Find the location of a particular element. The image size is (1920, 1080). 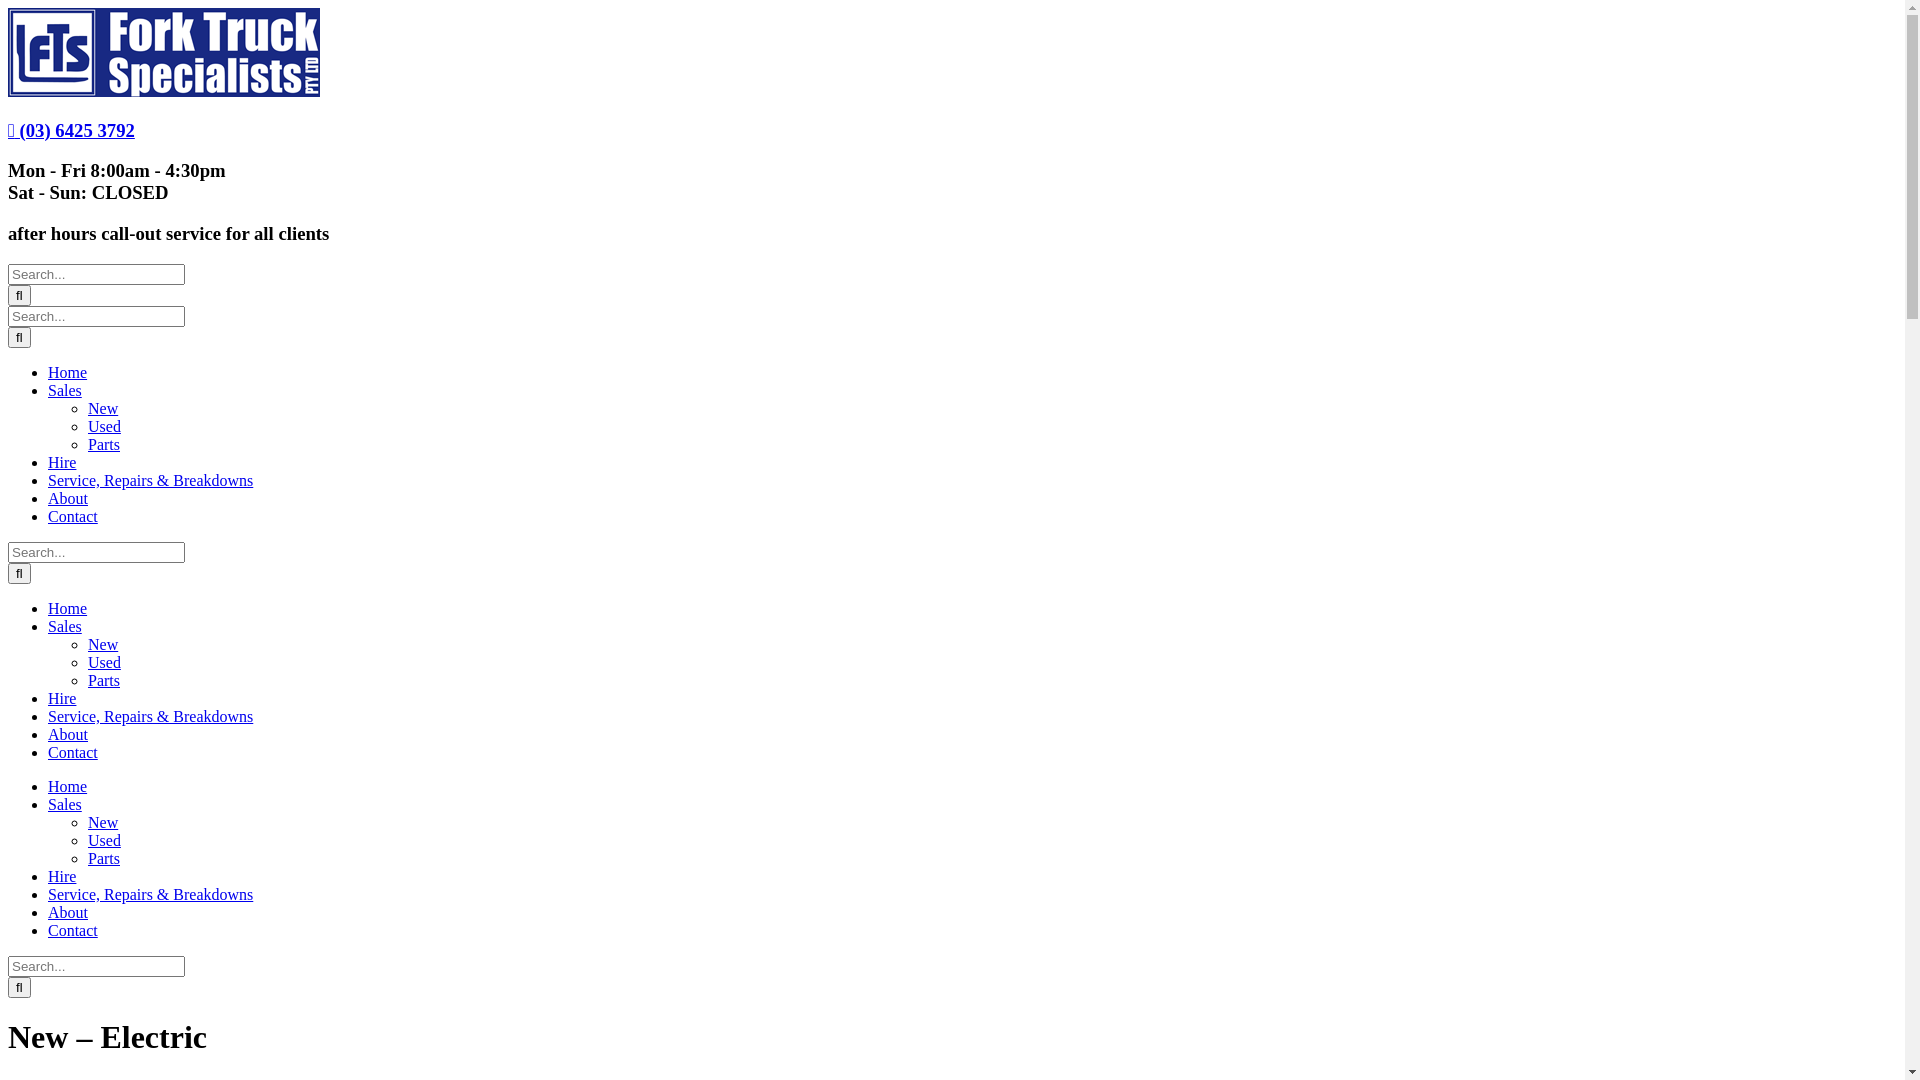

'About' is located at coordinates (67, 912).